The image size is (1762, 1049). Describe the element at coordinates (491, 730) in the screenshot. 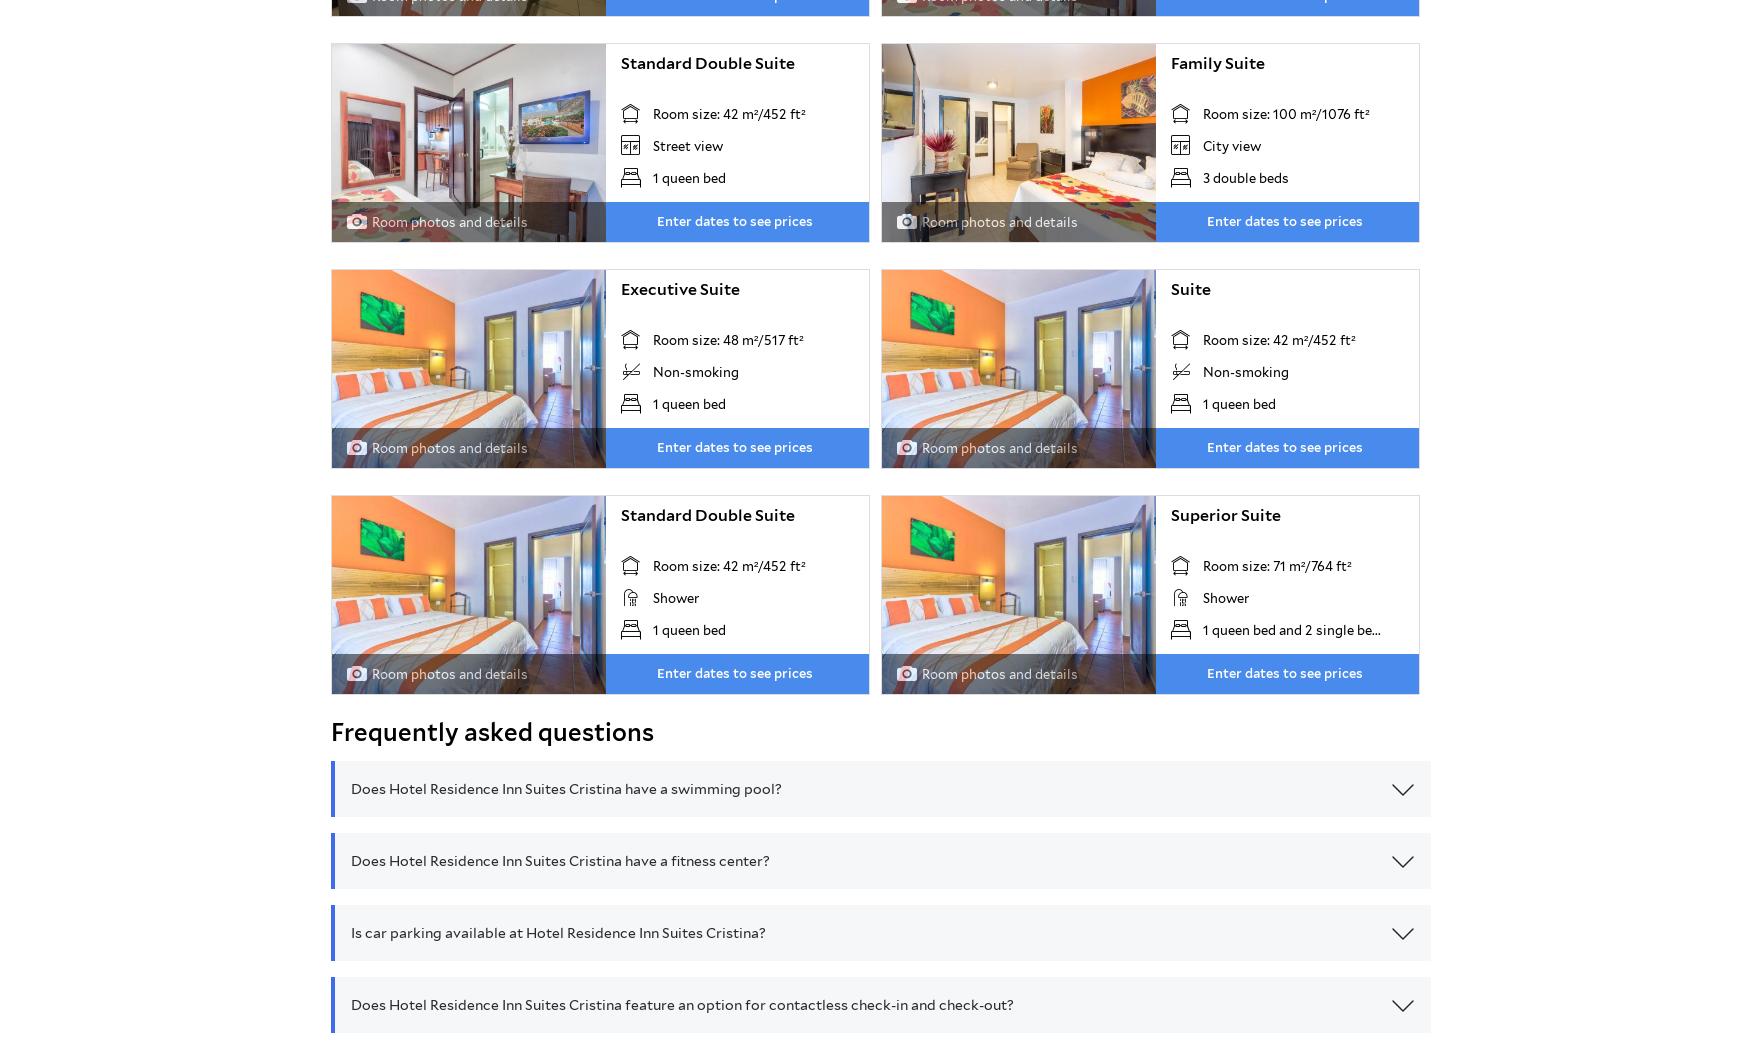

I see `'Frequently asked questions'` at that location.